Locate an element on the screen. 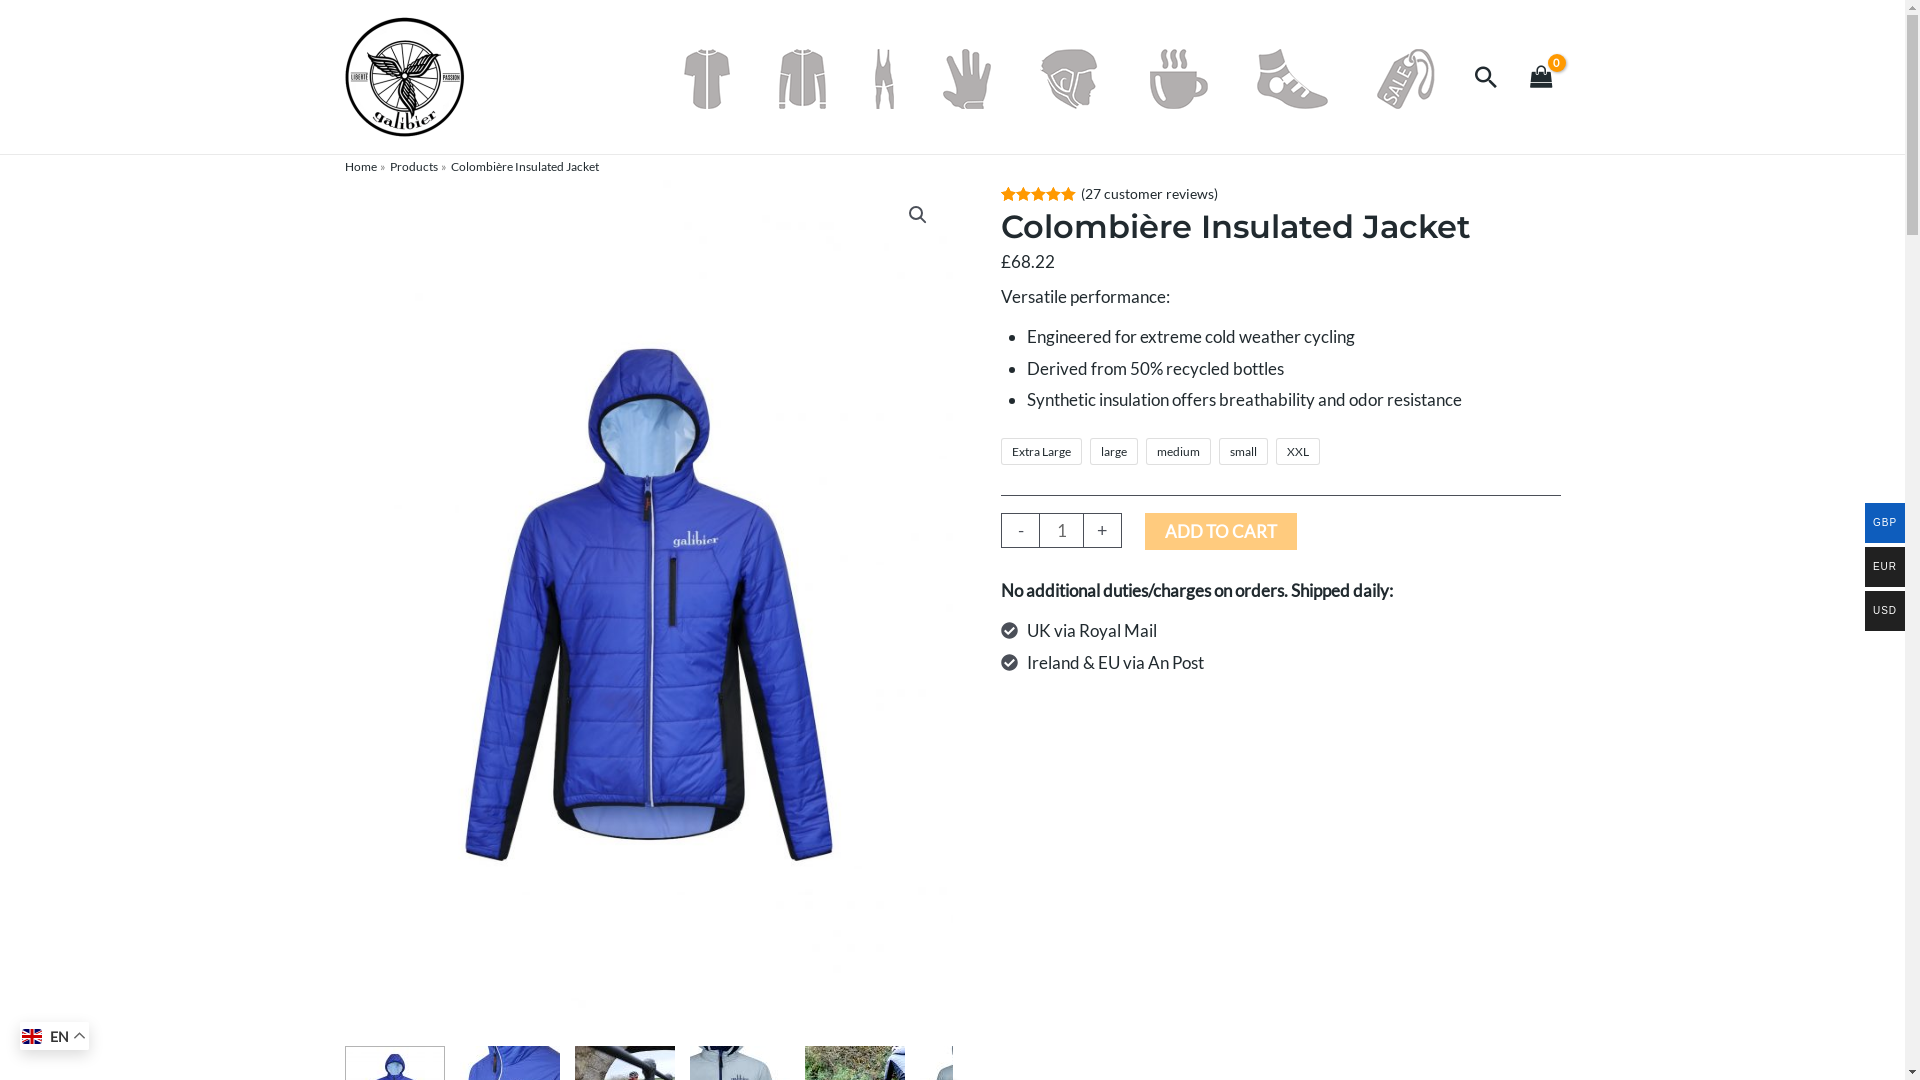 The height and width of the screenshot is (1080, 1920). '-' is located at coordinates (1019, 529).